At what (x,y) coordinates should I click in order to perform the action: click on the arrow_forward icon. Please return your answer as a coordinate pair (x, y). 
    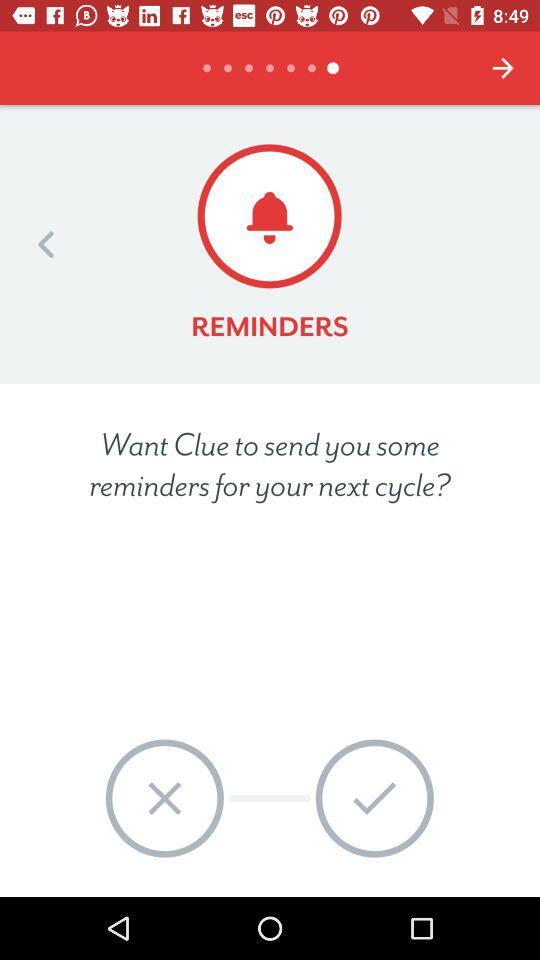
    Looking at the image, I should click on (502, 68).